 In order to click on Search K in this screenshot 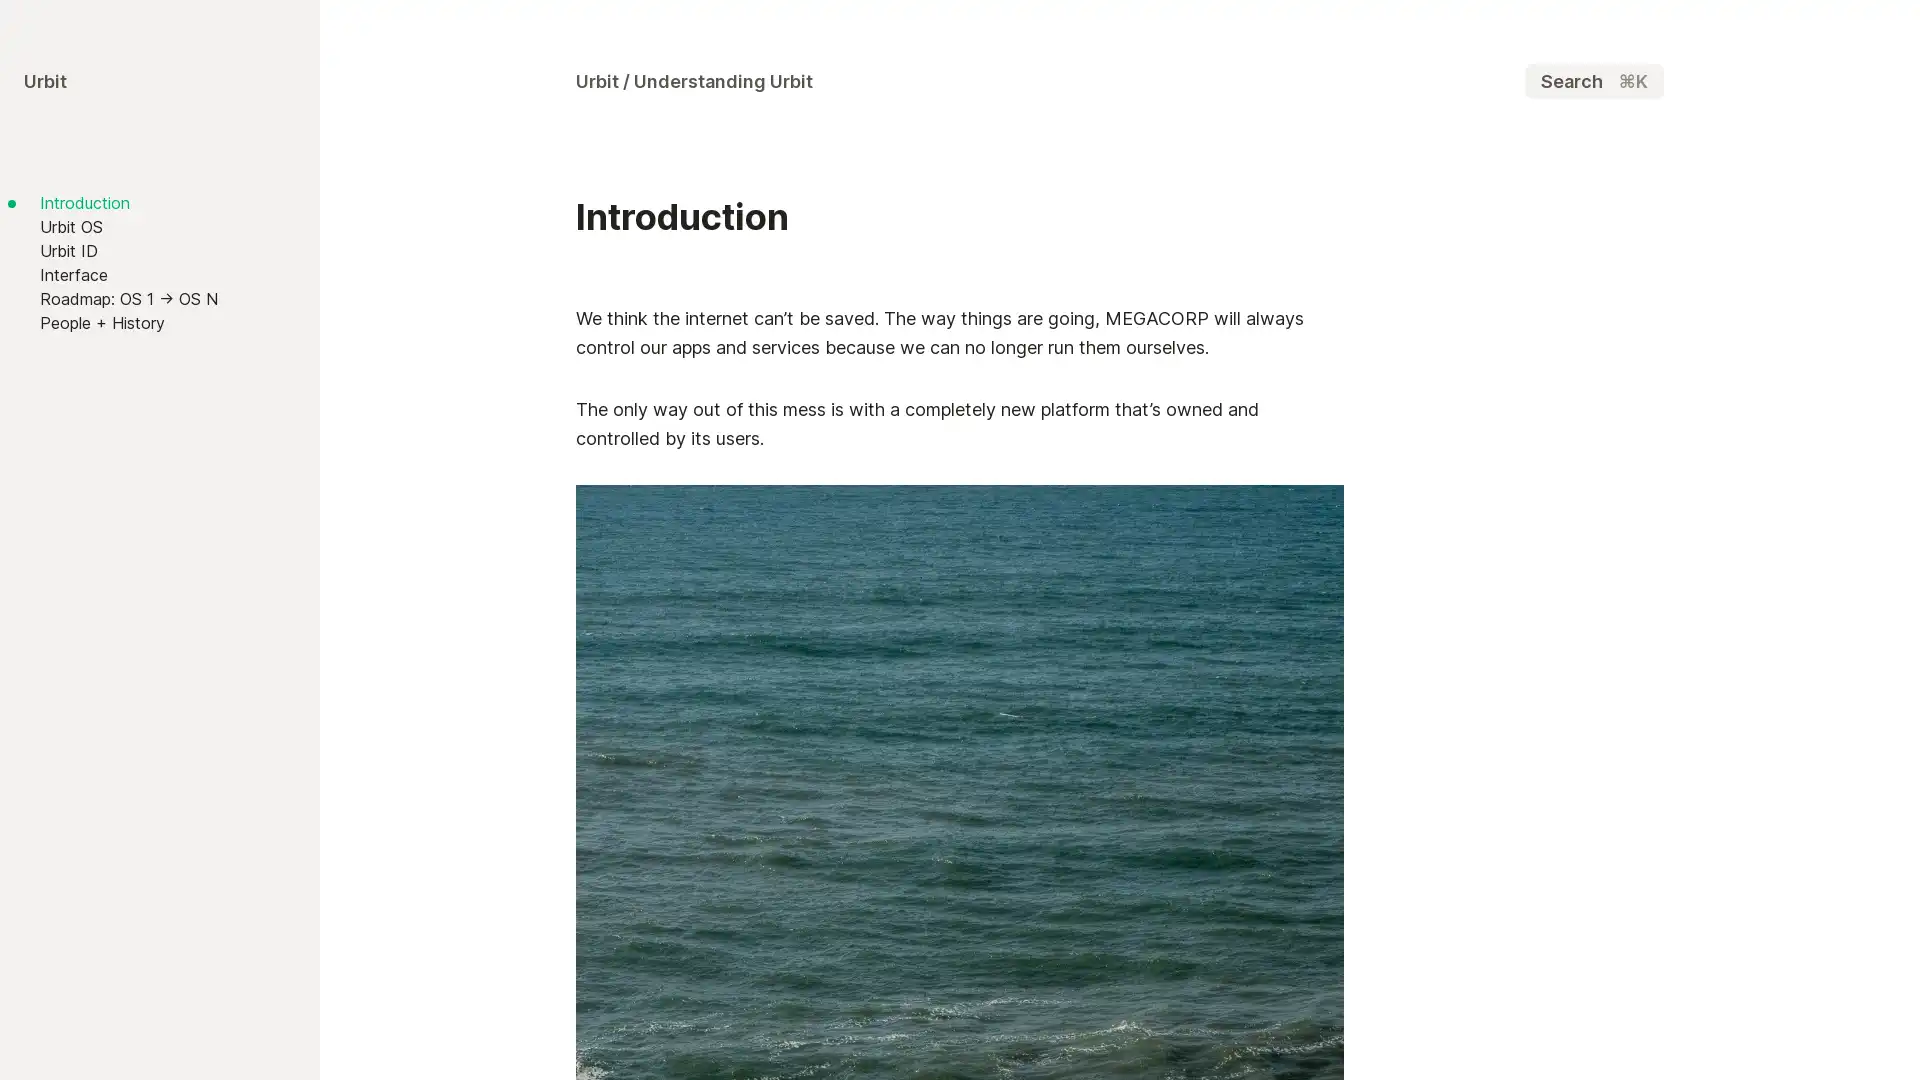, I will do `click(1593, 80)`.